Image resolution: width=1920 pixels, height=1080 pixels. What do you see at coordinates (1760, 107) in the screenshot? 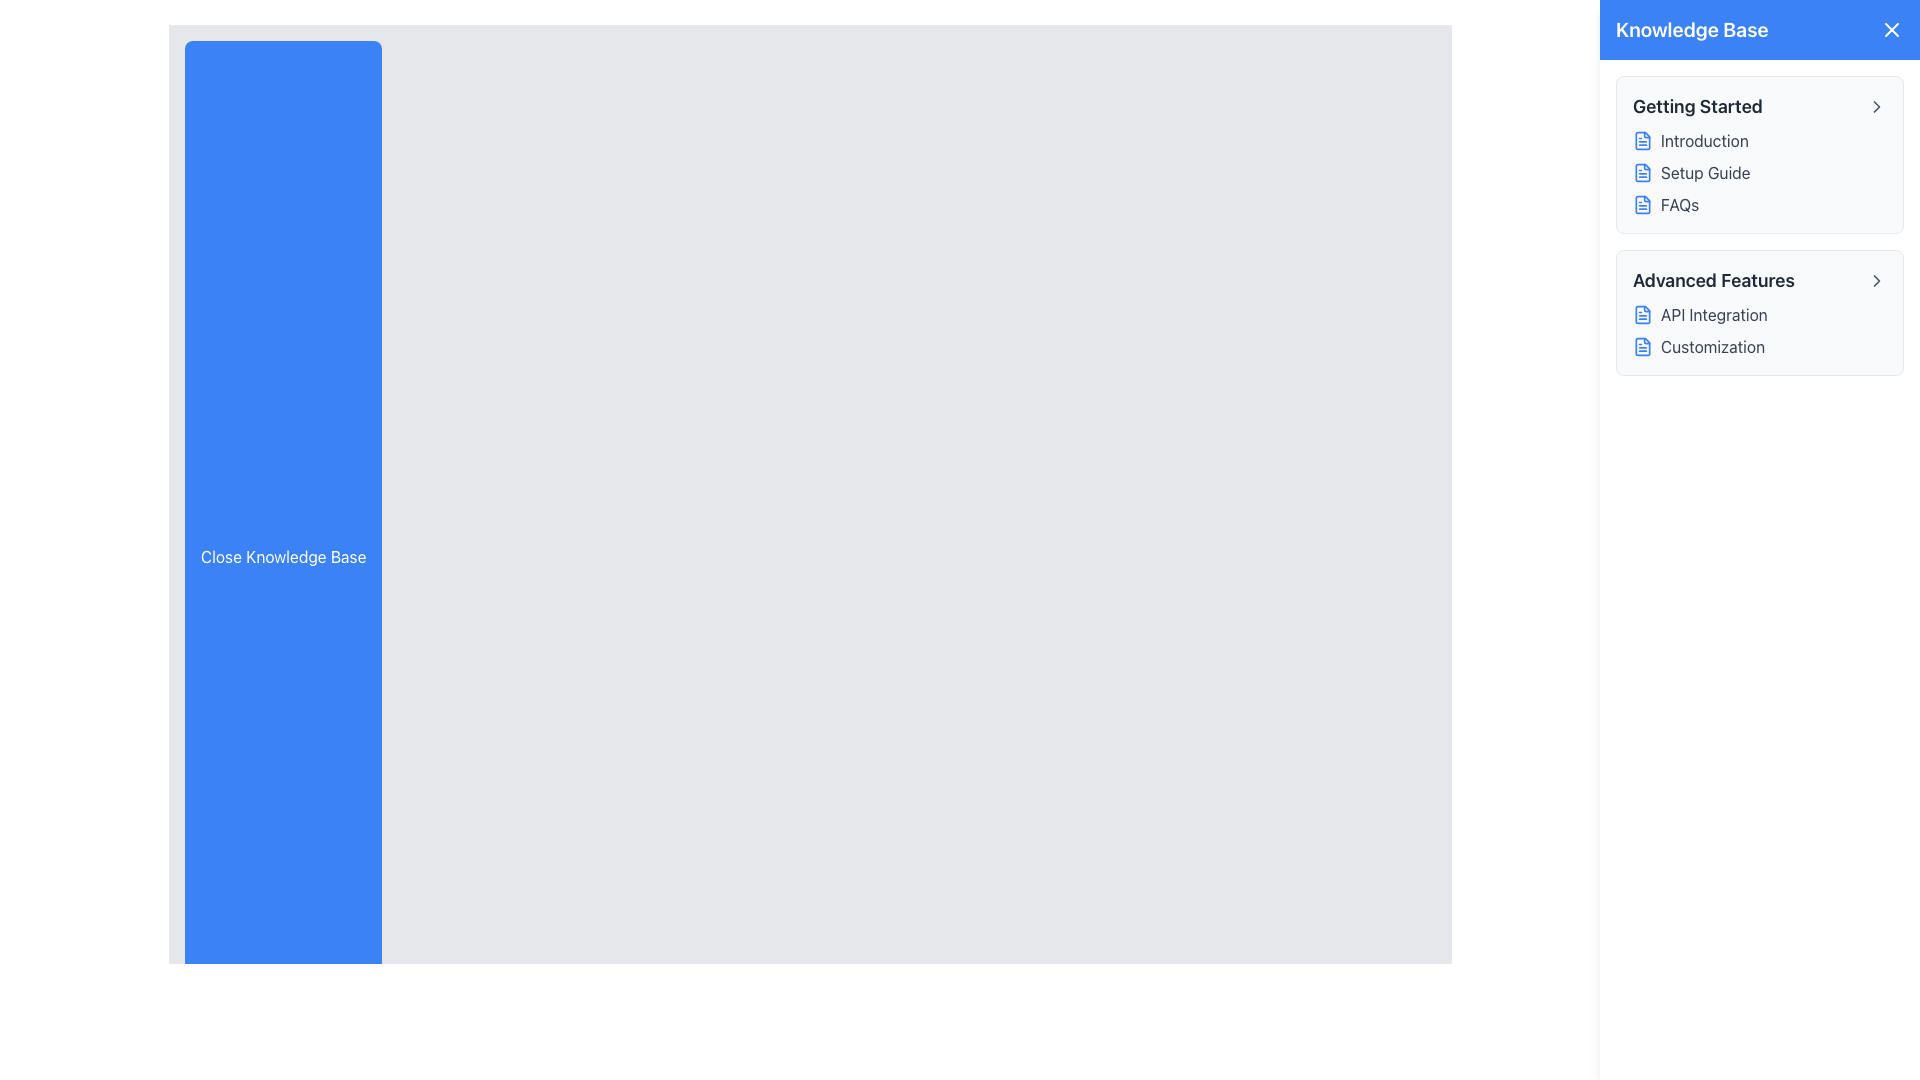
I see `the 'Getting Started' button located at the top section of the information card` at bounding box center [1760, 107].